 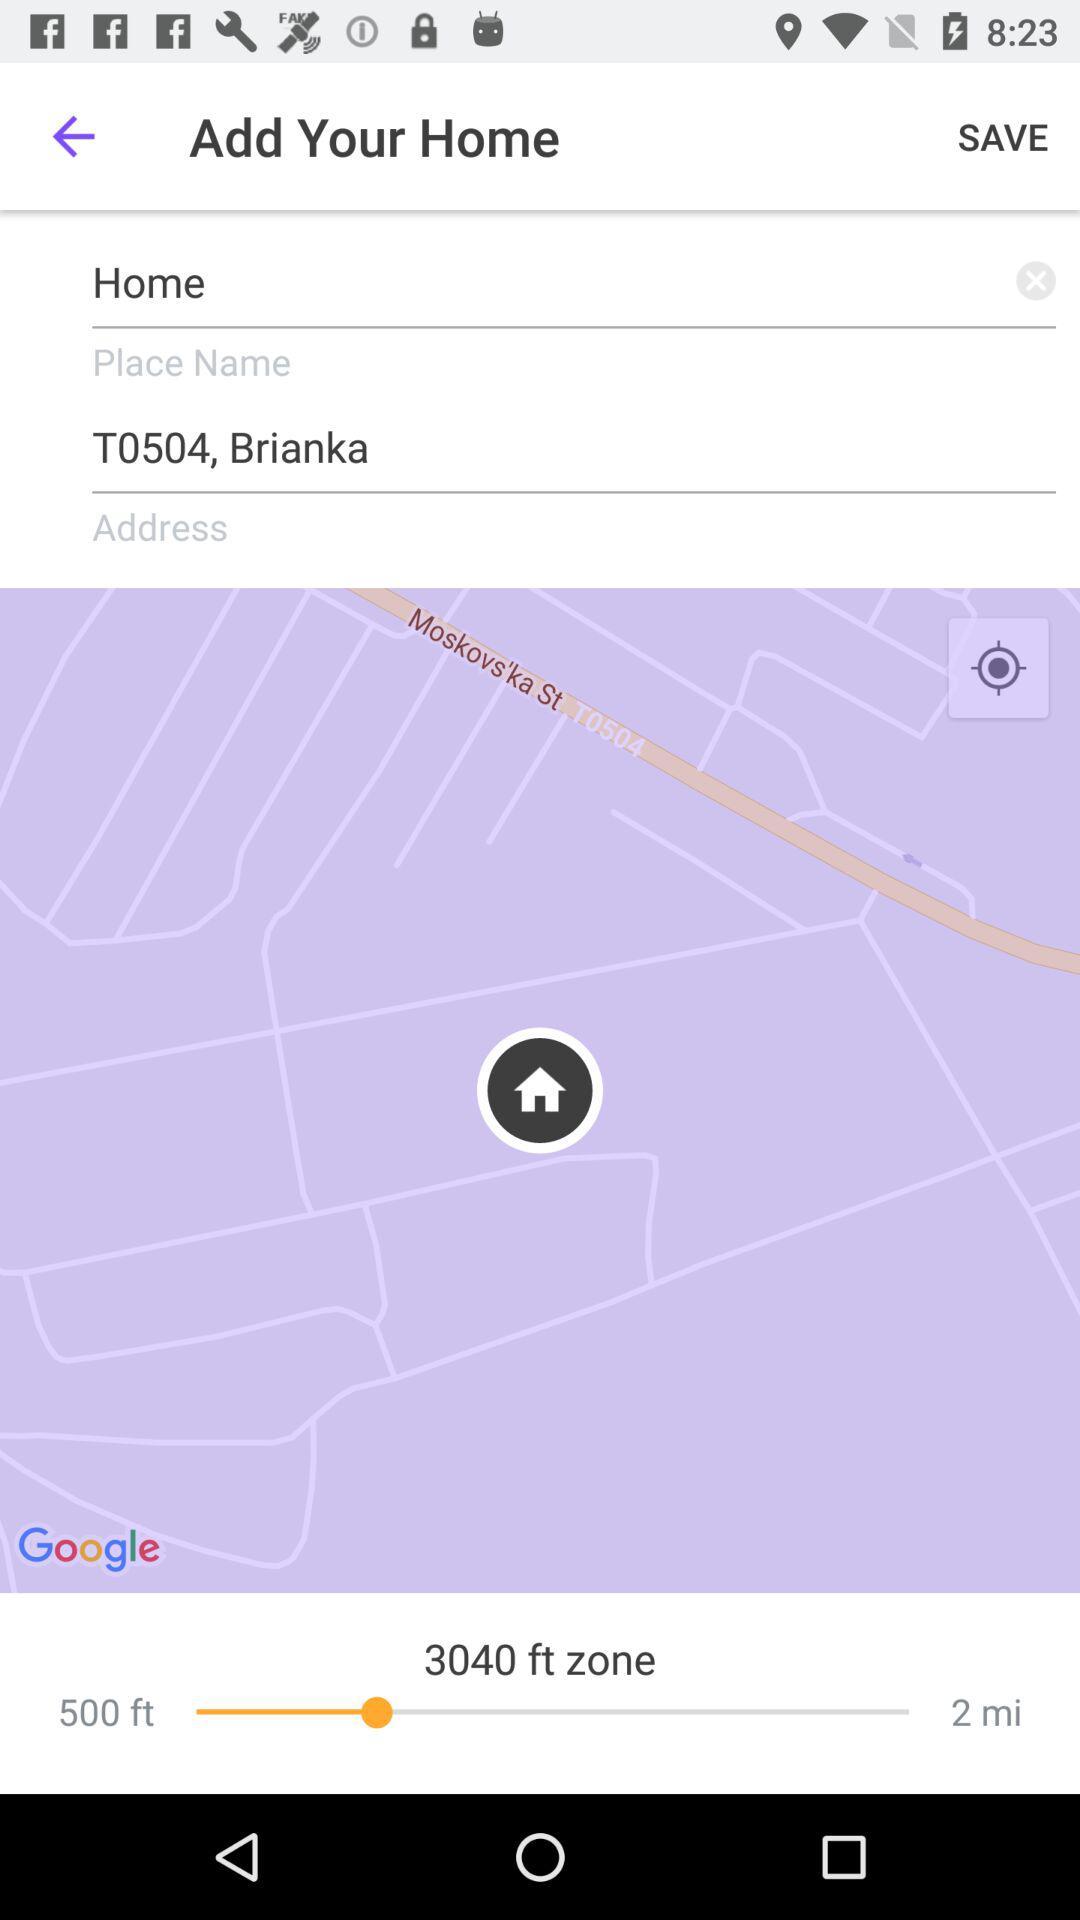 What do you see at coordinates (574, 438) in the screenshot?
I see `item above address item` at bounding box center [574, 438].